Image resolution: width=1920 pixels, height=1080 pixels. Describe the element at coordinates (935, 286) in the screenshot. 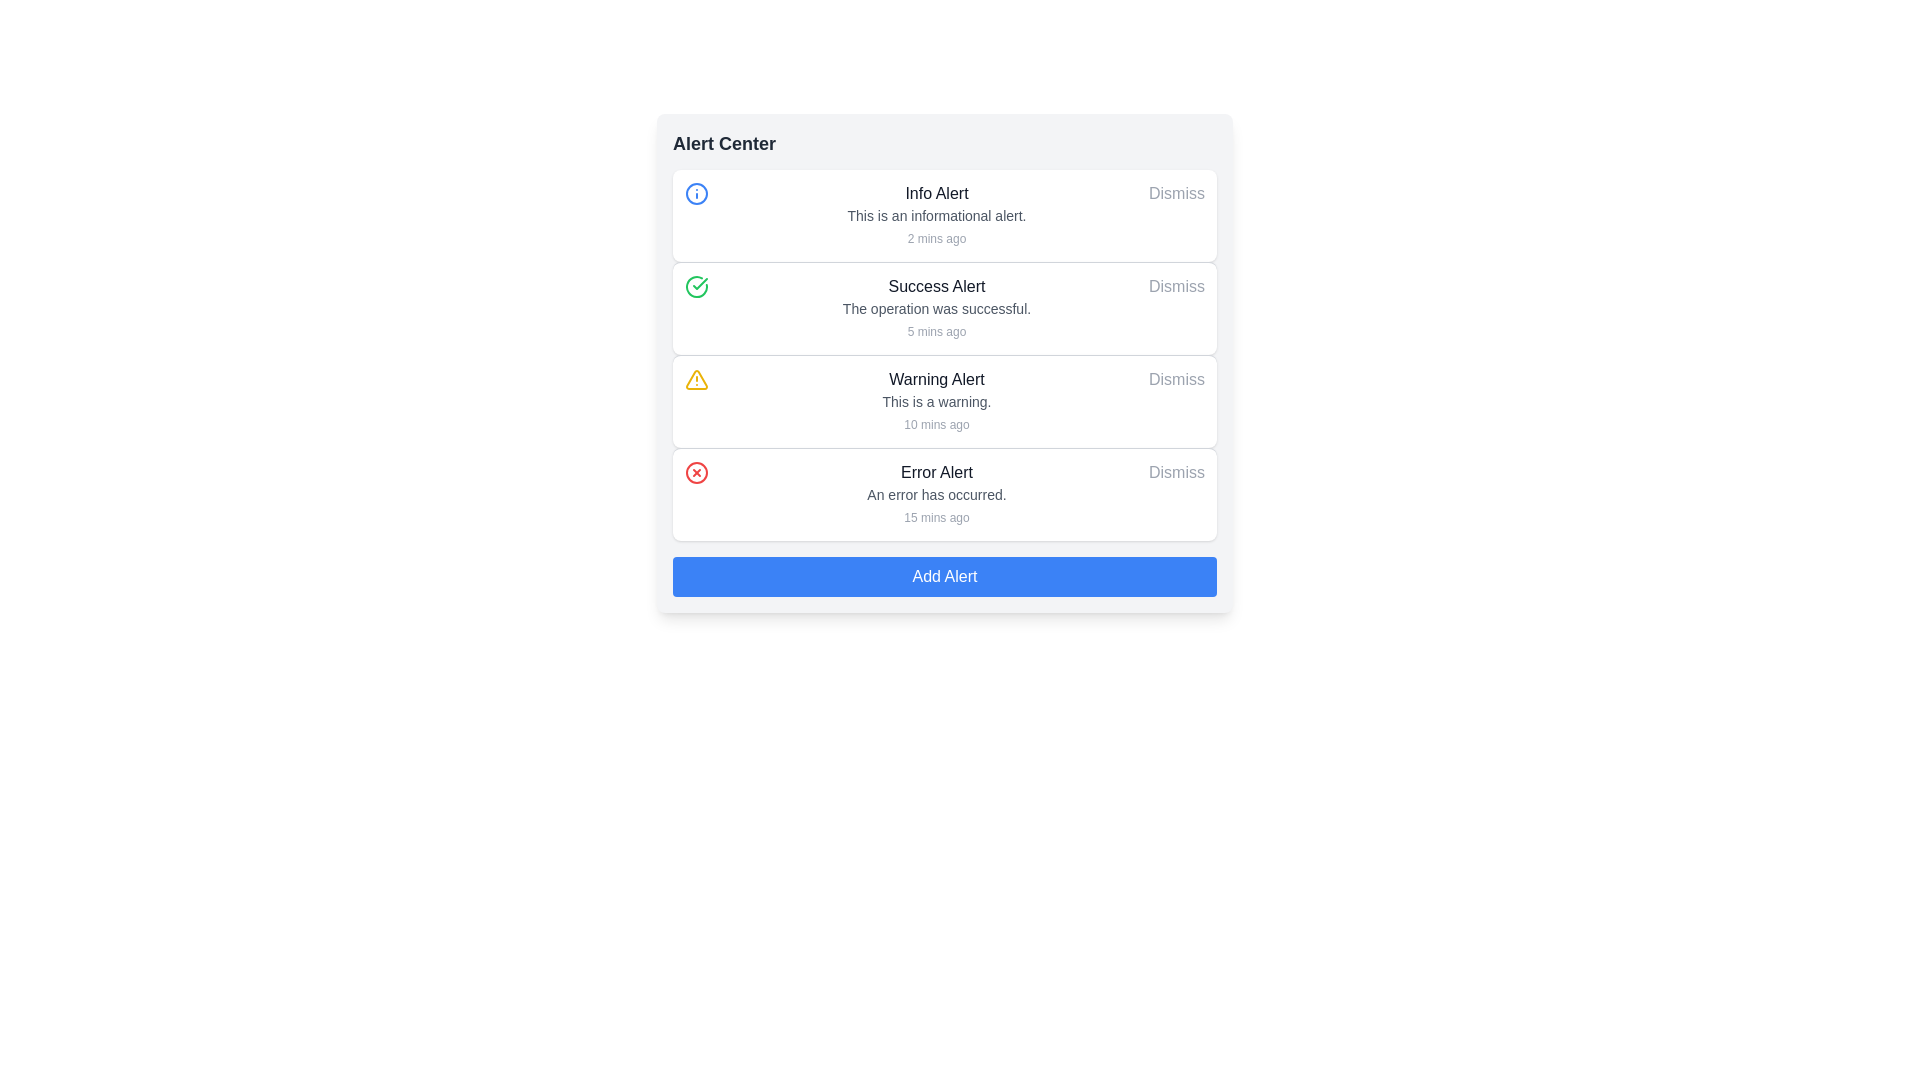

I see `the 'Success Alert' text label, which is styled with medium-sized, bold, gray text and is located in the second notification card in a vertically stacked list` at that location.